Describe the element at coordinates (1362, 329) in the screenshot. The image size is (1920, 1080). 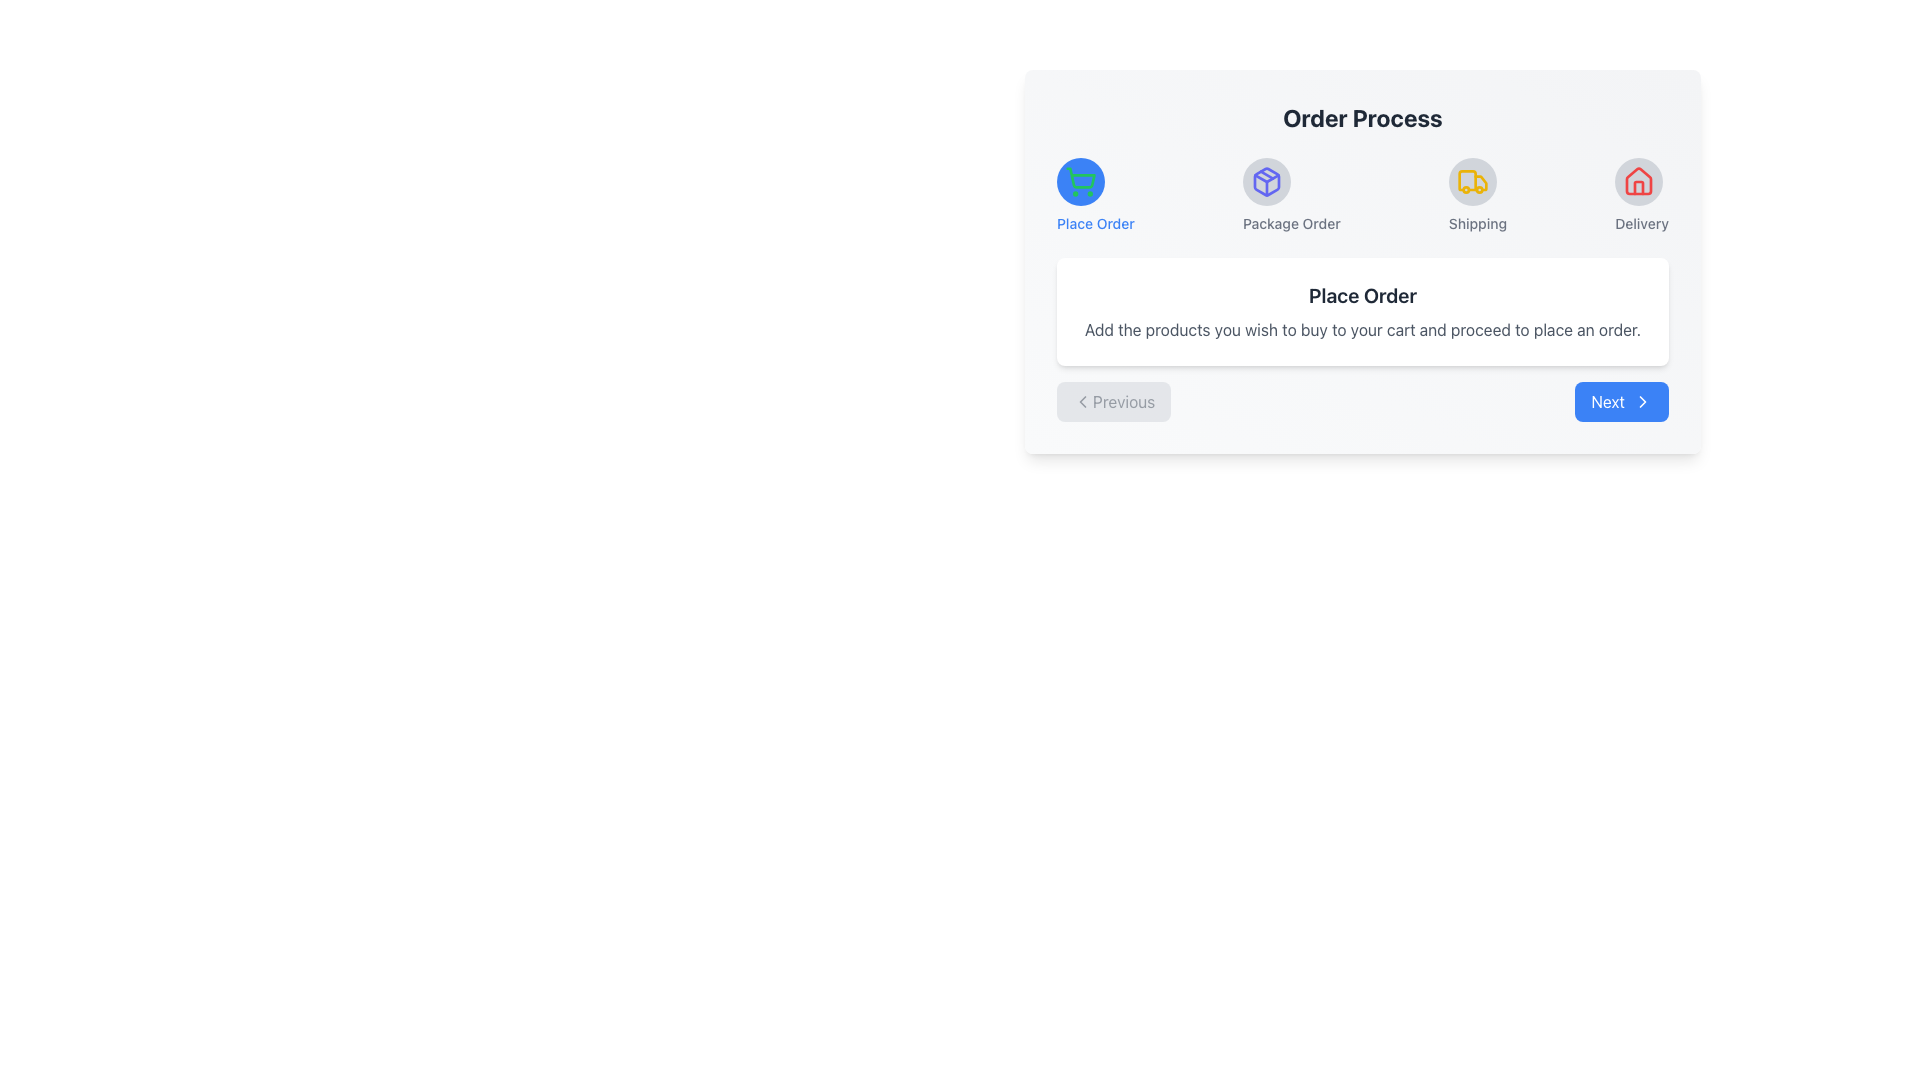
I see `the static text instruction that reads 'Add the products you wish to buy to your cart and proceed to place an order.', which is located below the 'Place Order' heading within a white background card` at that location.